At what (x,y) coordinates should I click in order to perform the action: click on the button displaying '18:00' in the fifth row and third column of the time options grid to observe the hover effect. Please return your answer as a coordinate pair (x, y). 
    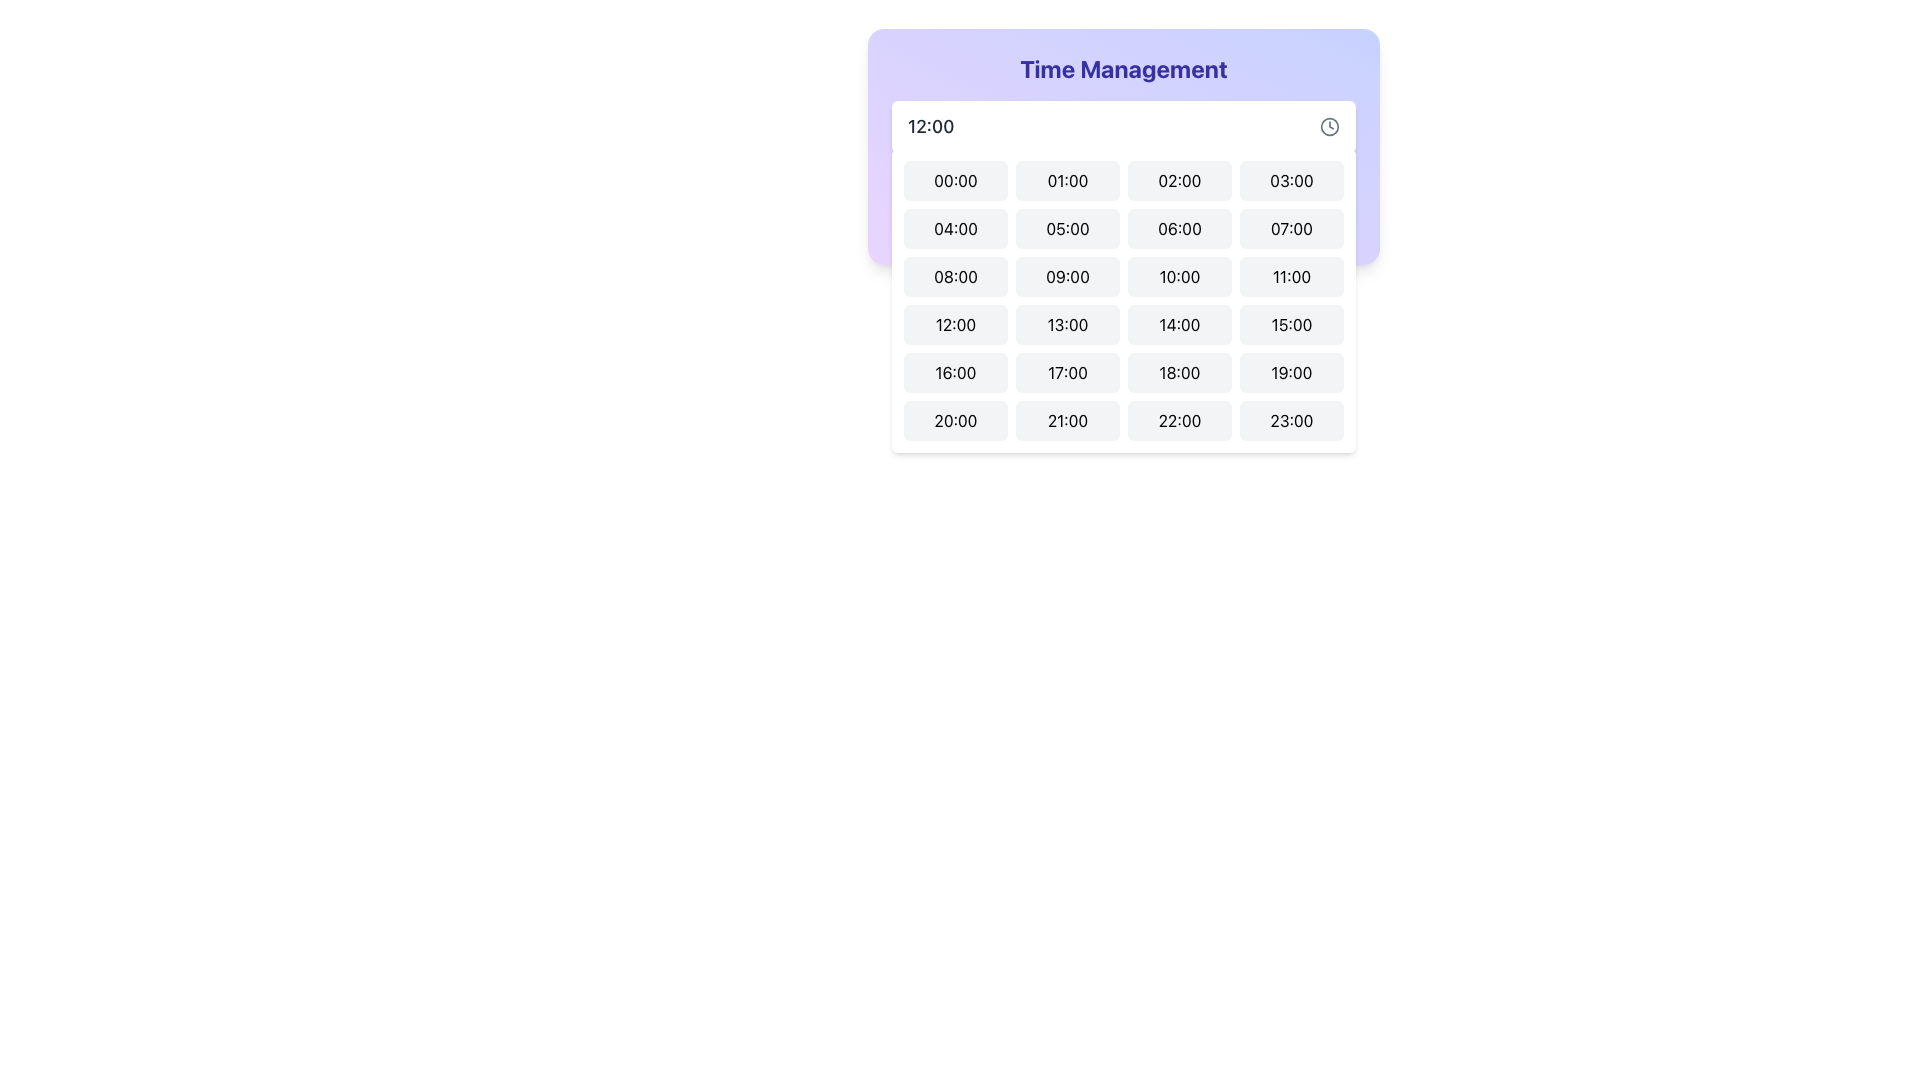
    Looking at the image, I should click on (1180, 373).